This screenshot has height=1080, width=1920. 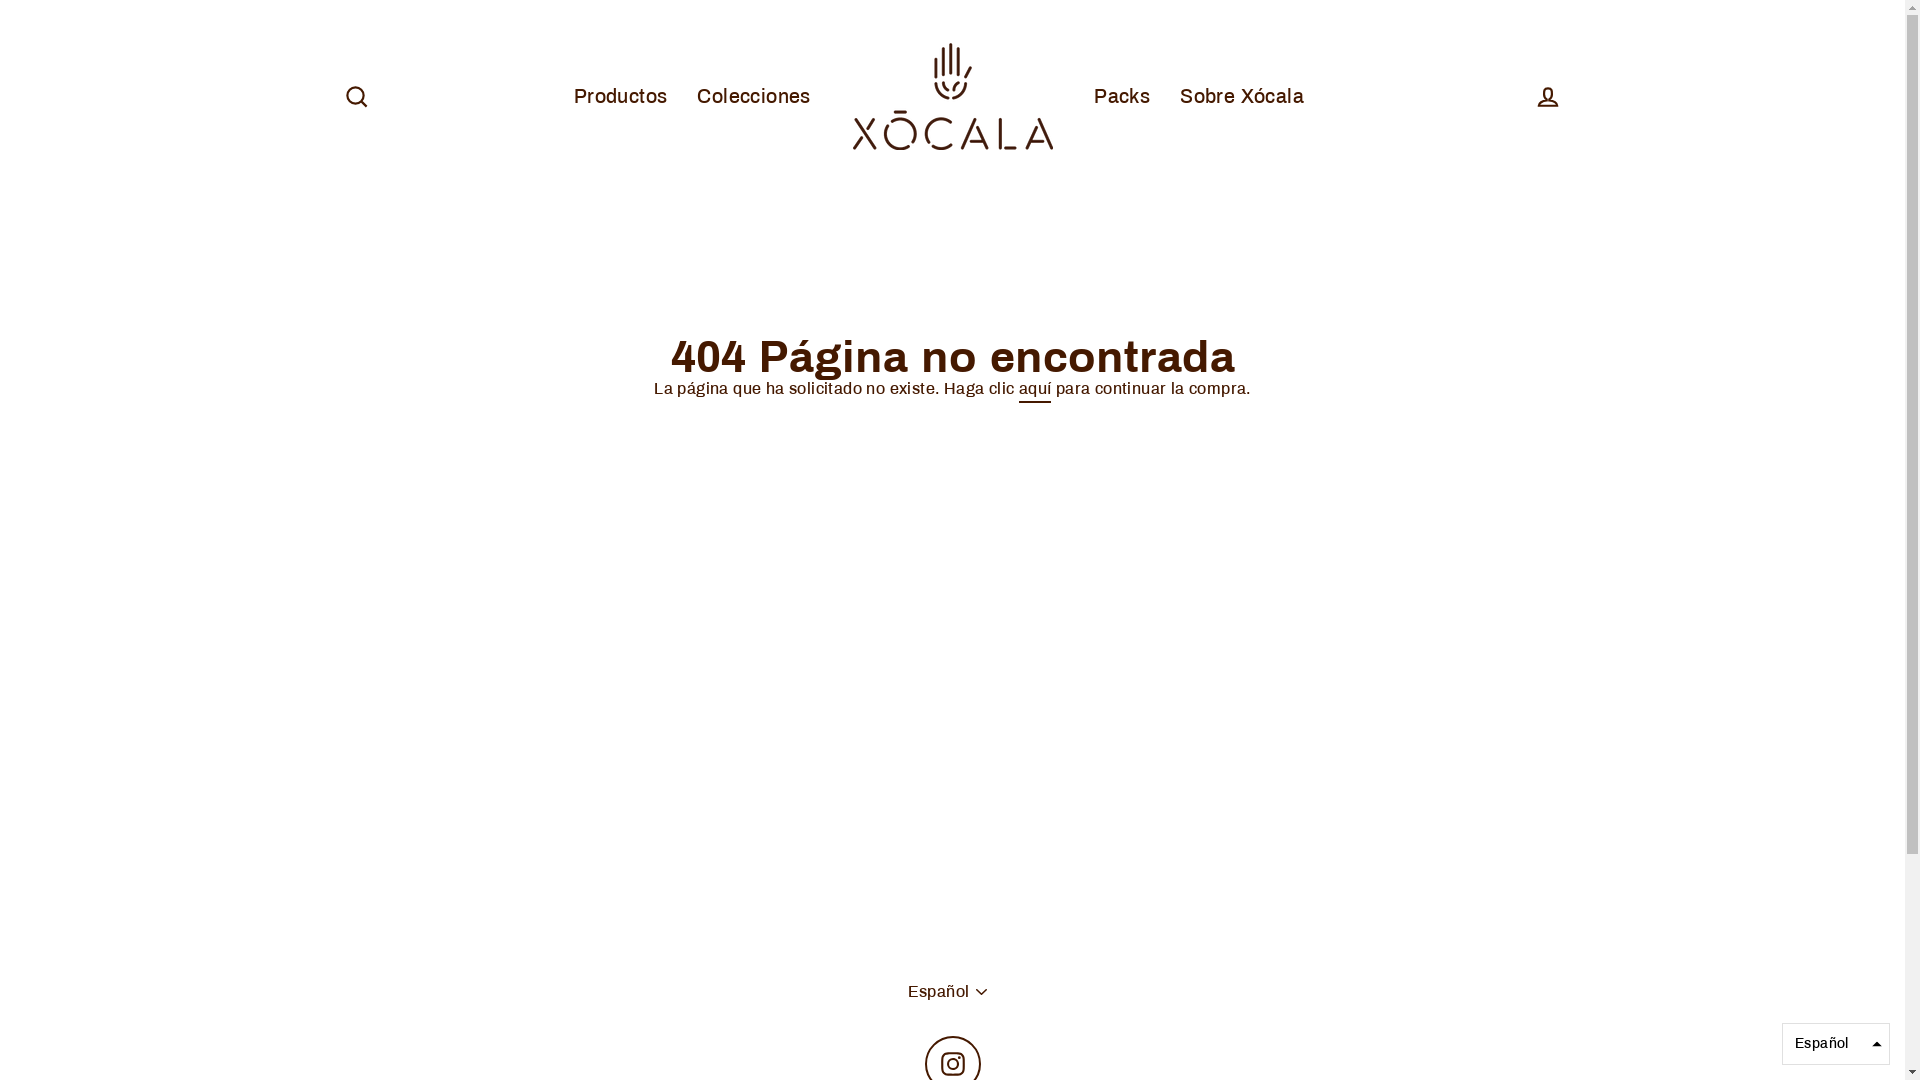 What do you see at coordinates (558, 96) in the screenshot?
I see `'Productos'` at bounding box center [558, 96].